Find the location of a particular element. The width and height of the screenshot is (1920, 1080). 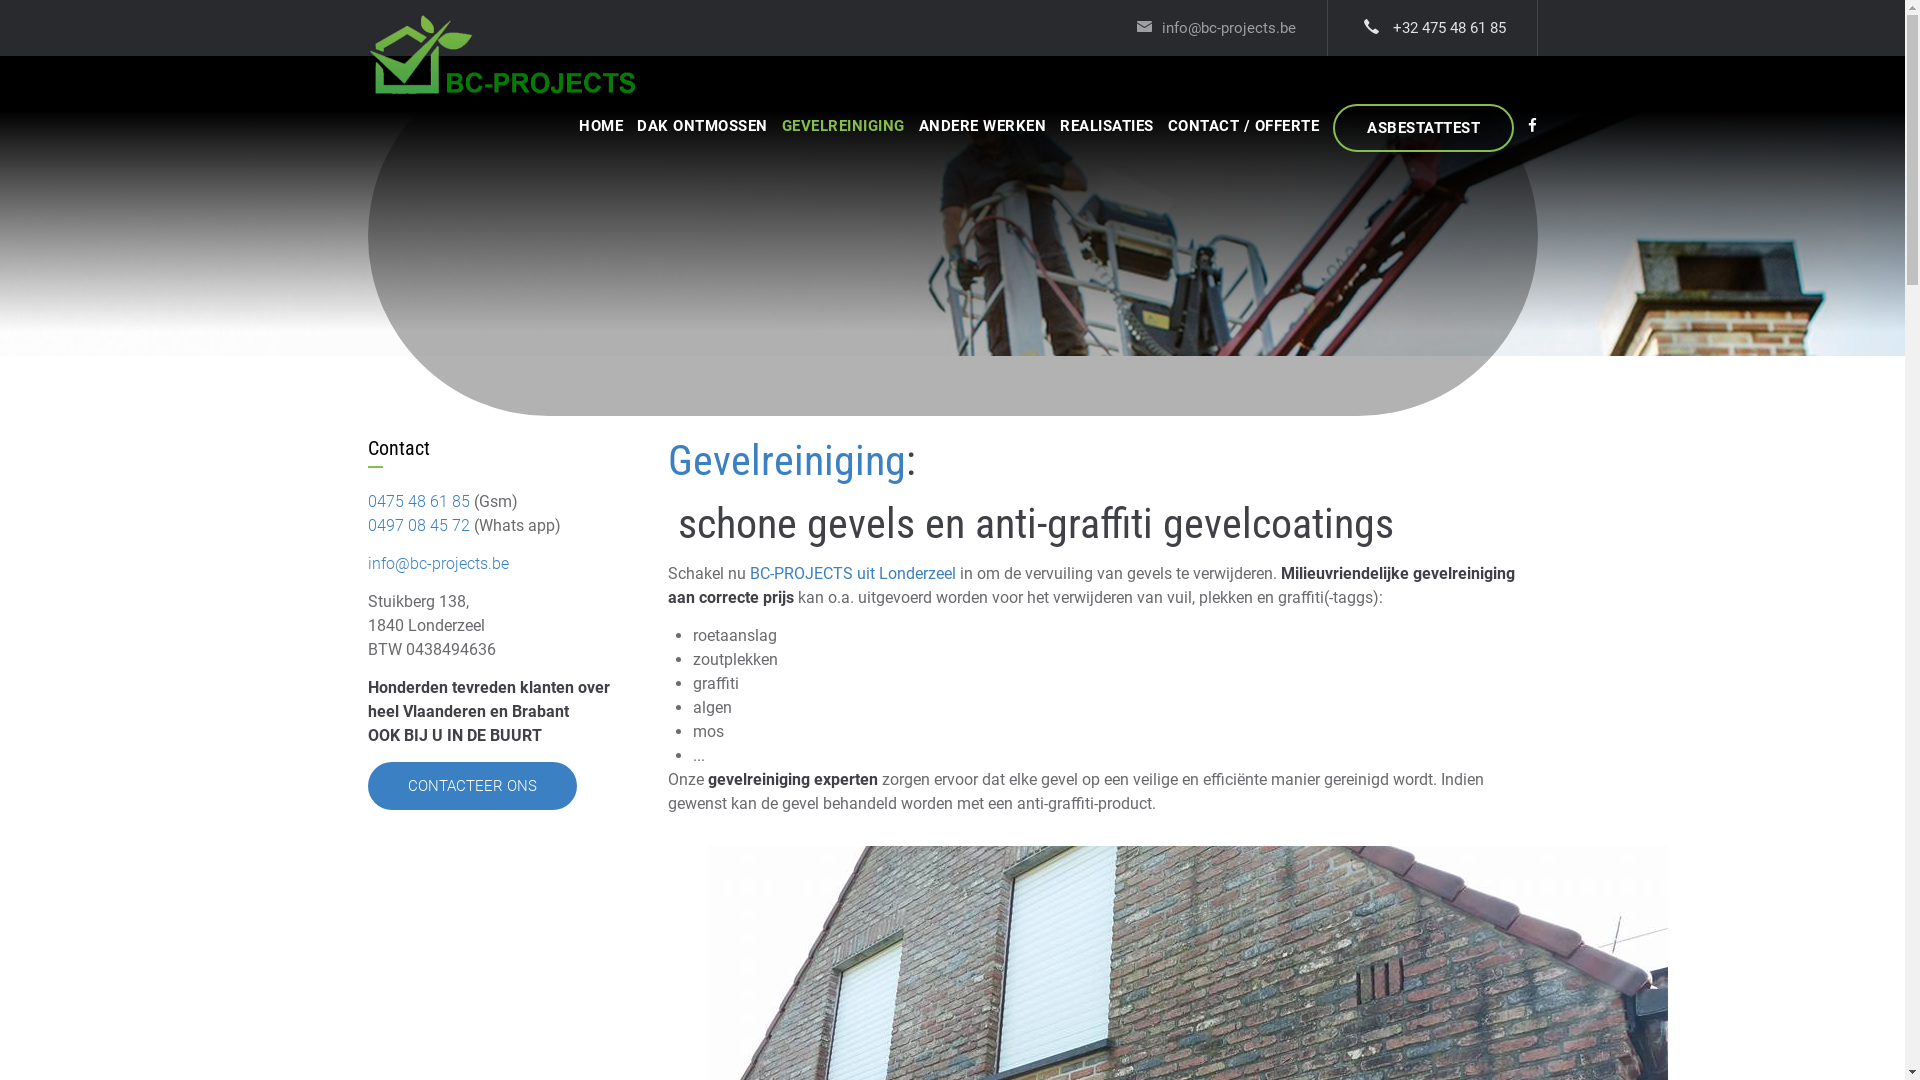

'DAK ONTMOSSEN' is located at coordinates (636, 127).